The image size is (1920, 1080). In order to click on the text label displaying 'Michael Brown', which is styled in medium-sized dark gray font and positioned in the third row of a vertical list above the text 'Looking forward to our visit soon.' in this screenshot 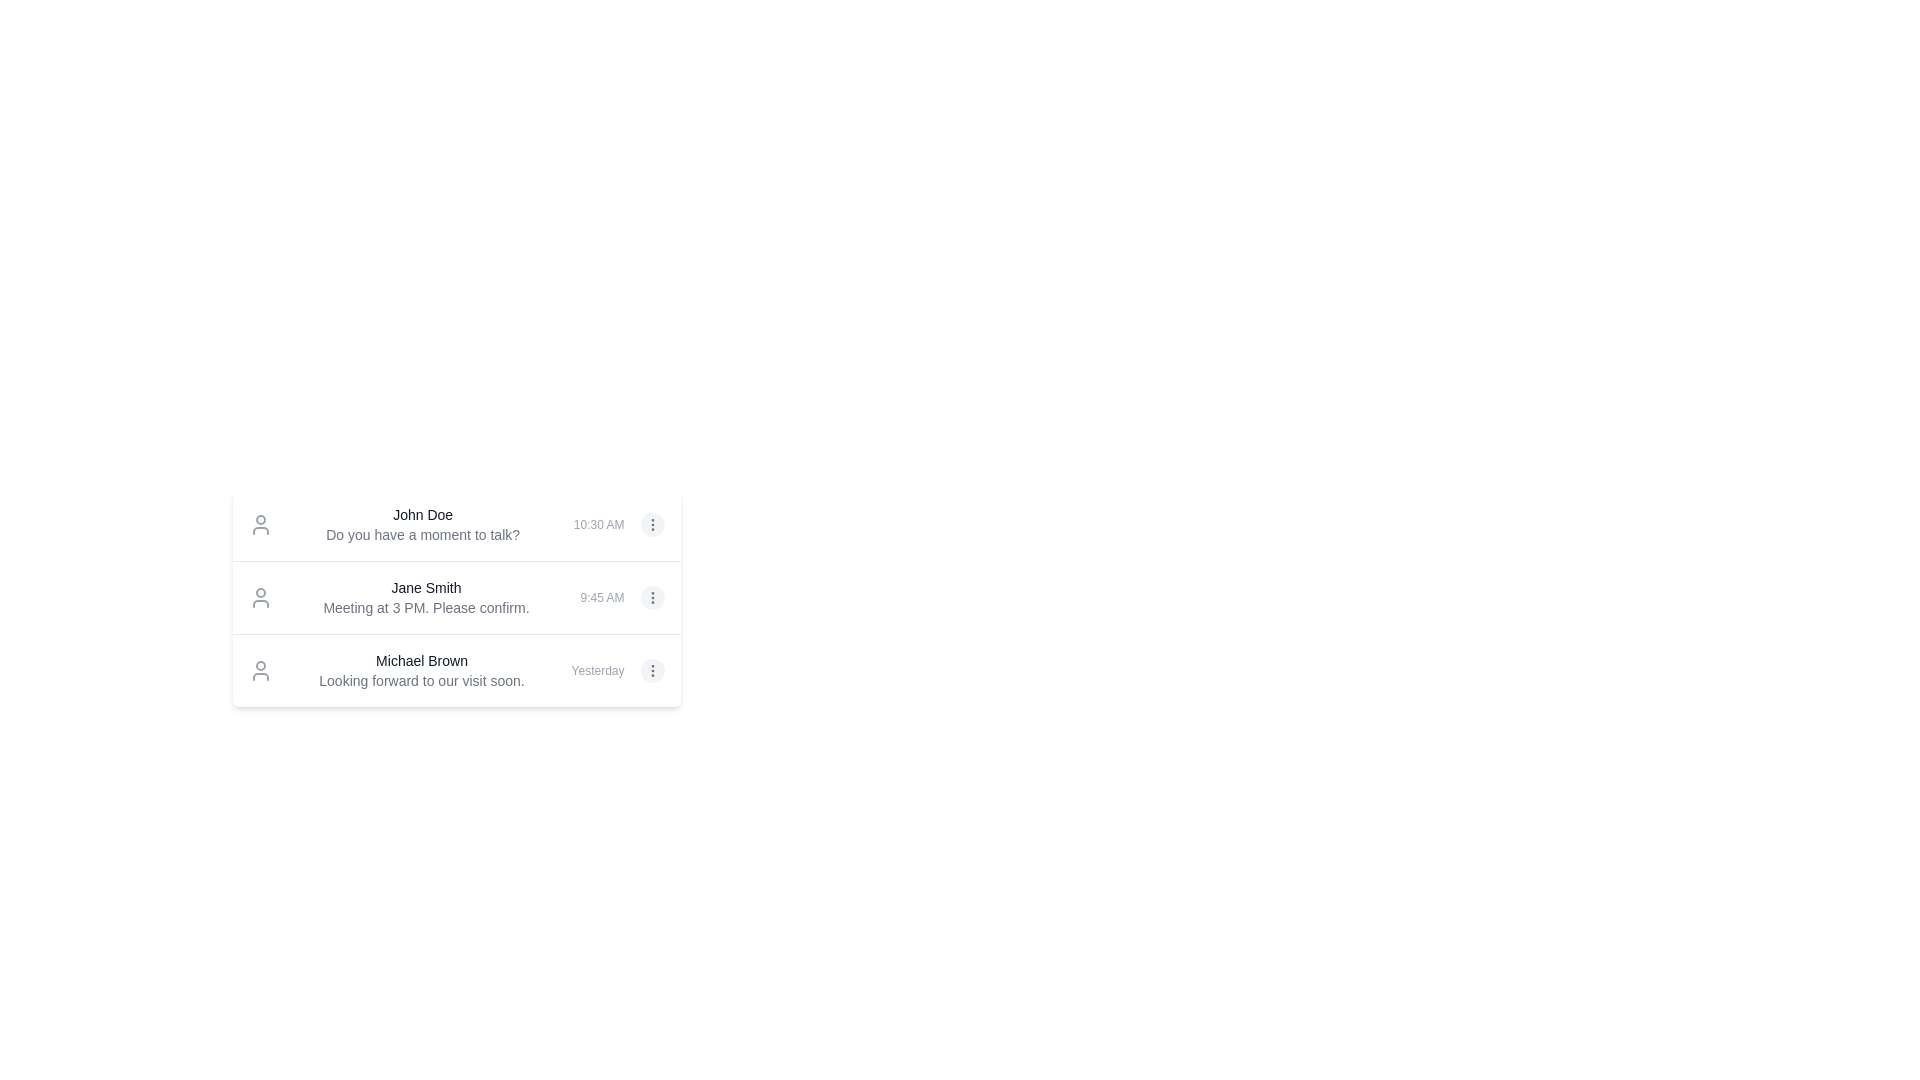, I will do `click(421, 660)`.